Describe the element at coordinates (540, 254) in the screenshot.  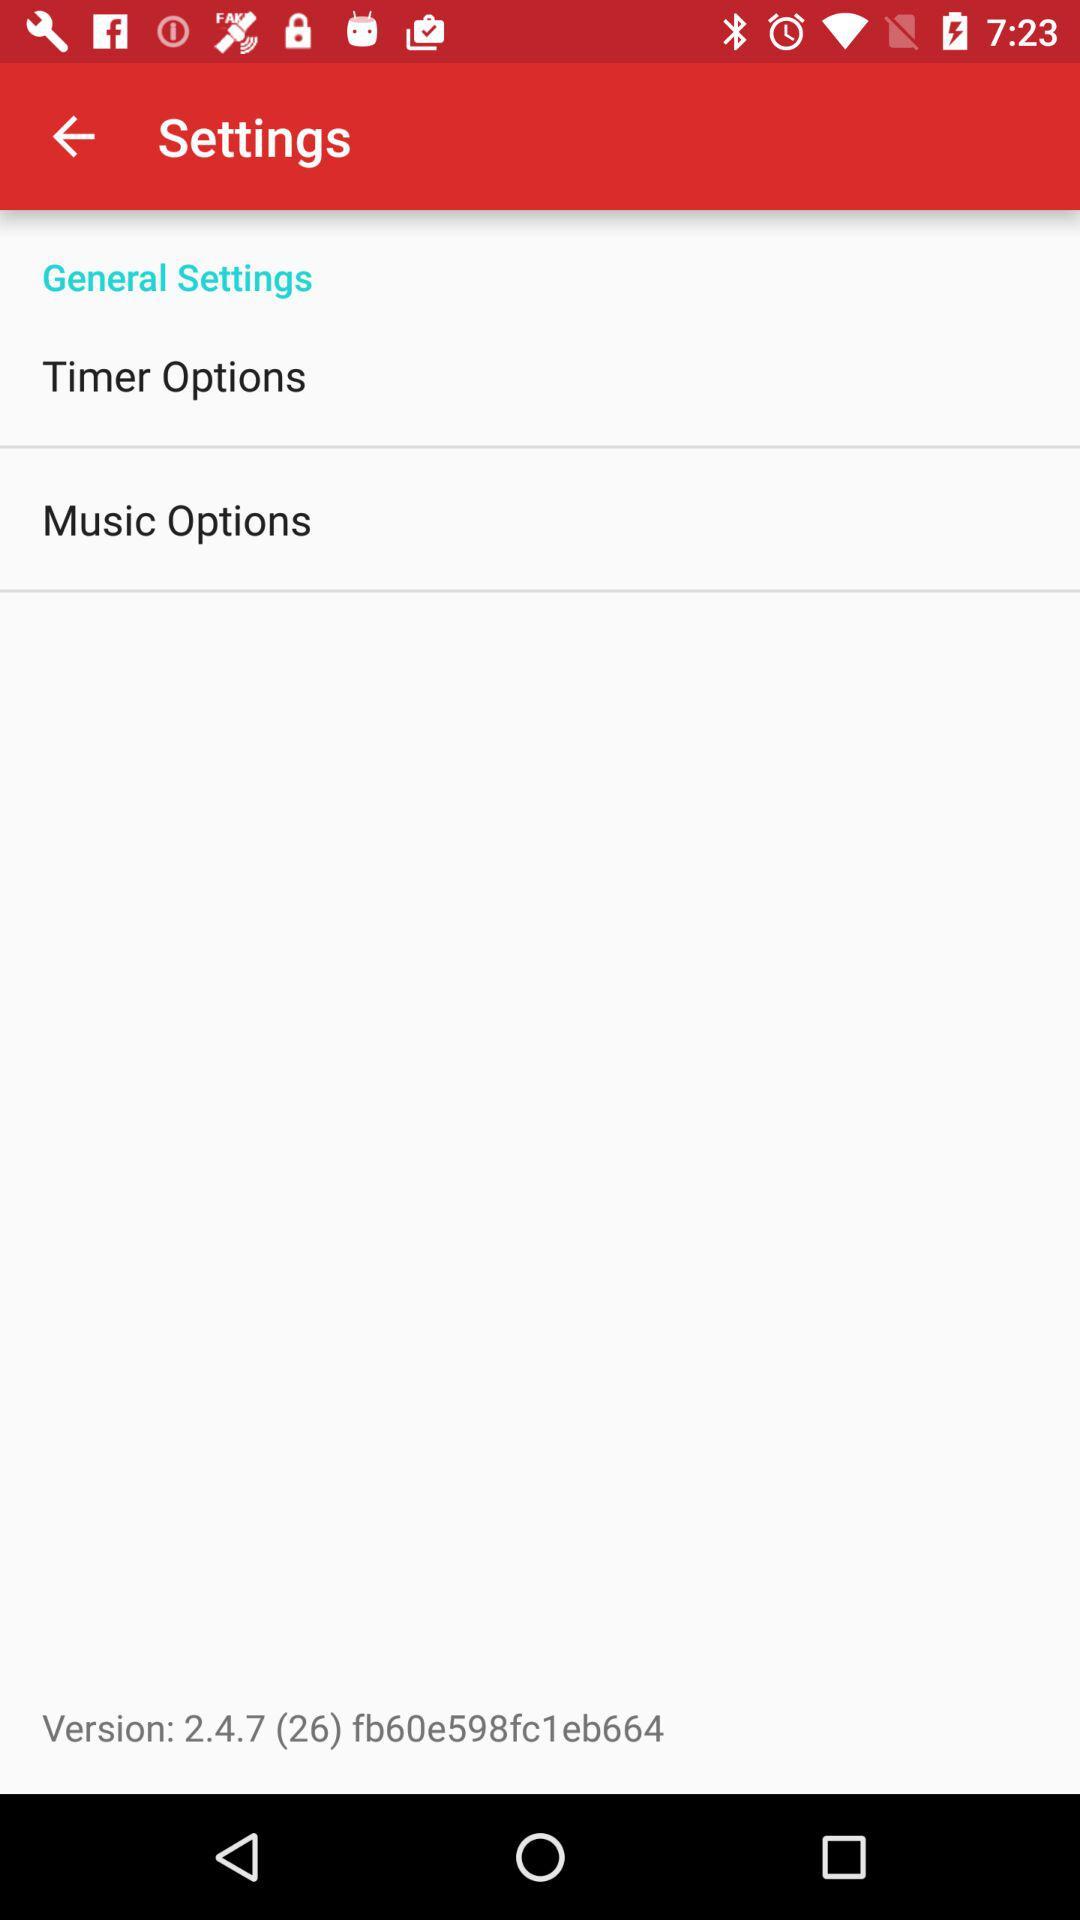
I see `the item above timer options icon` at that location.